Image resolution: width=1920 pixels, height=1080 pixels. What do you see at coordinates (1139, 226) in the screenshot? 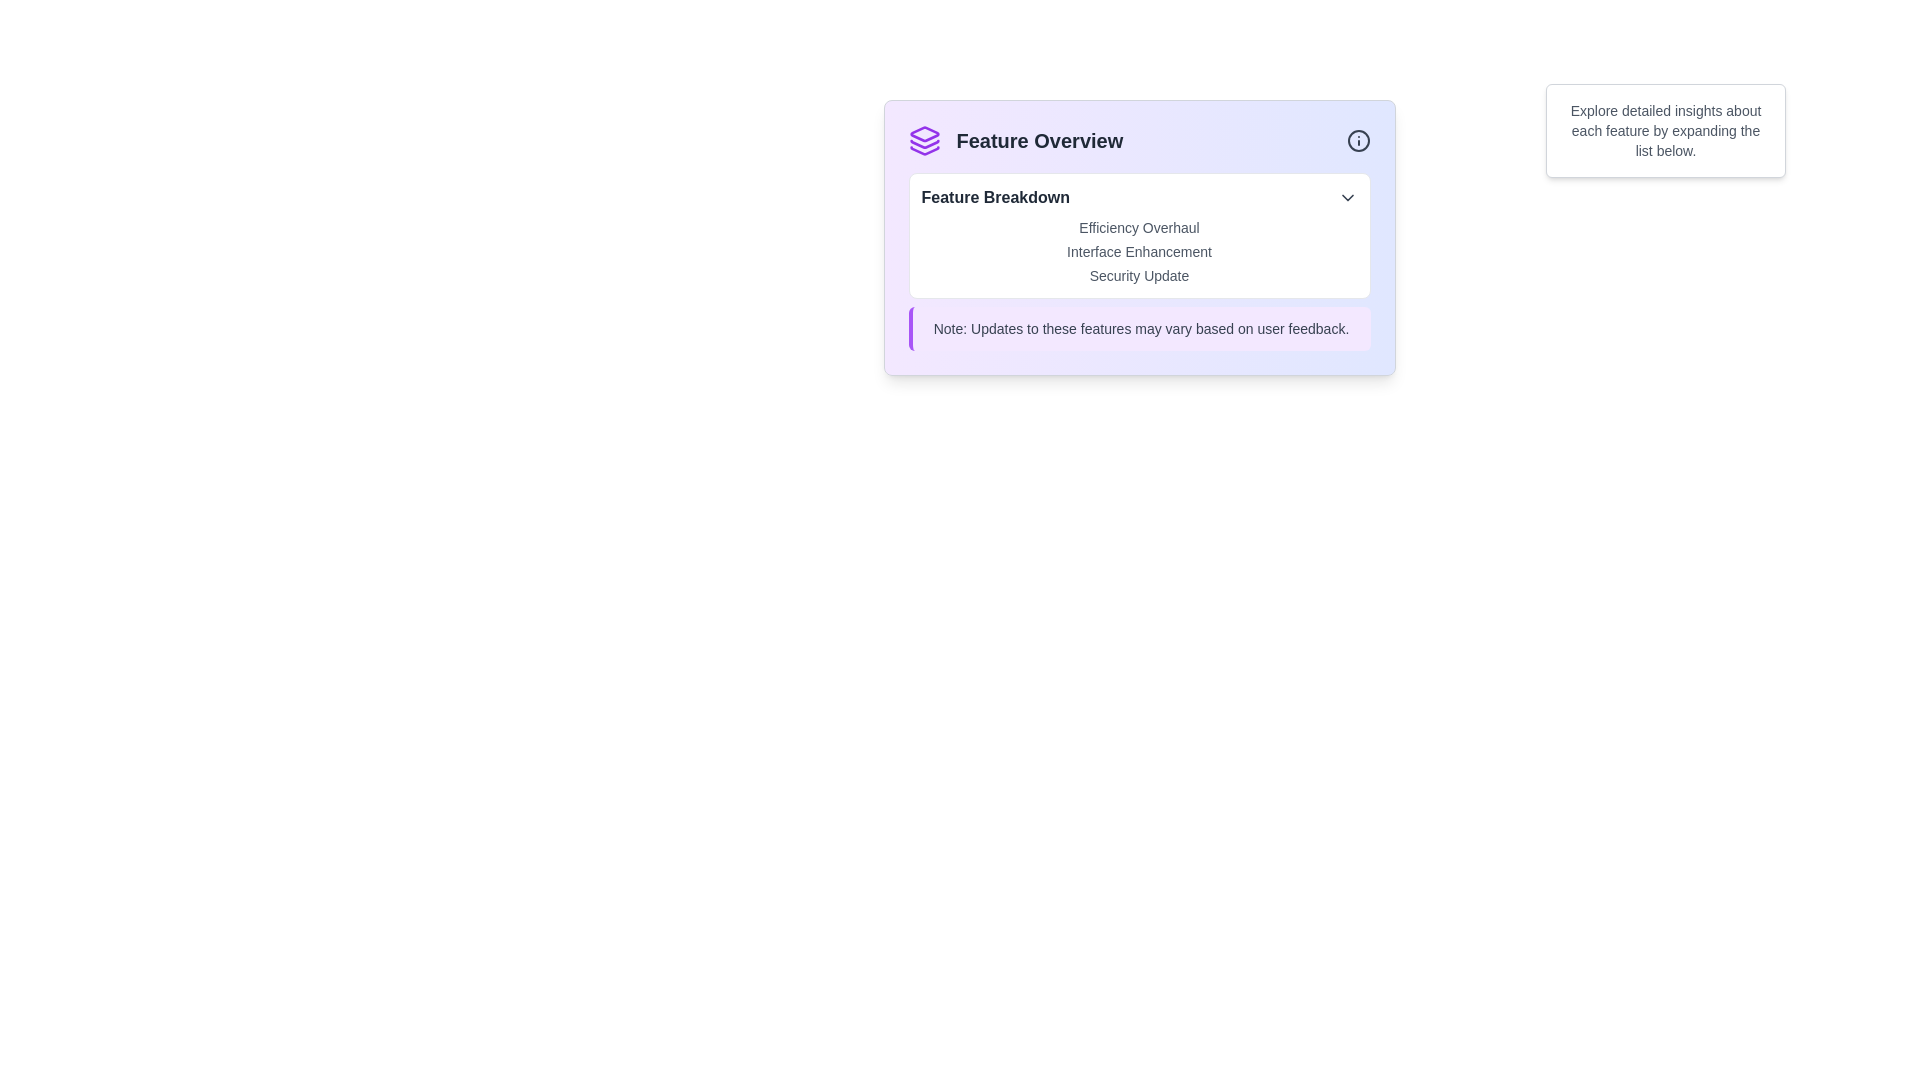
I see `text content of the first item in the vertically-aligned list under the heading 'Feature Breakdown' in the 'Feature Overview' panel` at bounding box center [1139, 226].